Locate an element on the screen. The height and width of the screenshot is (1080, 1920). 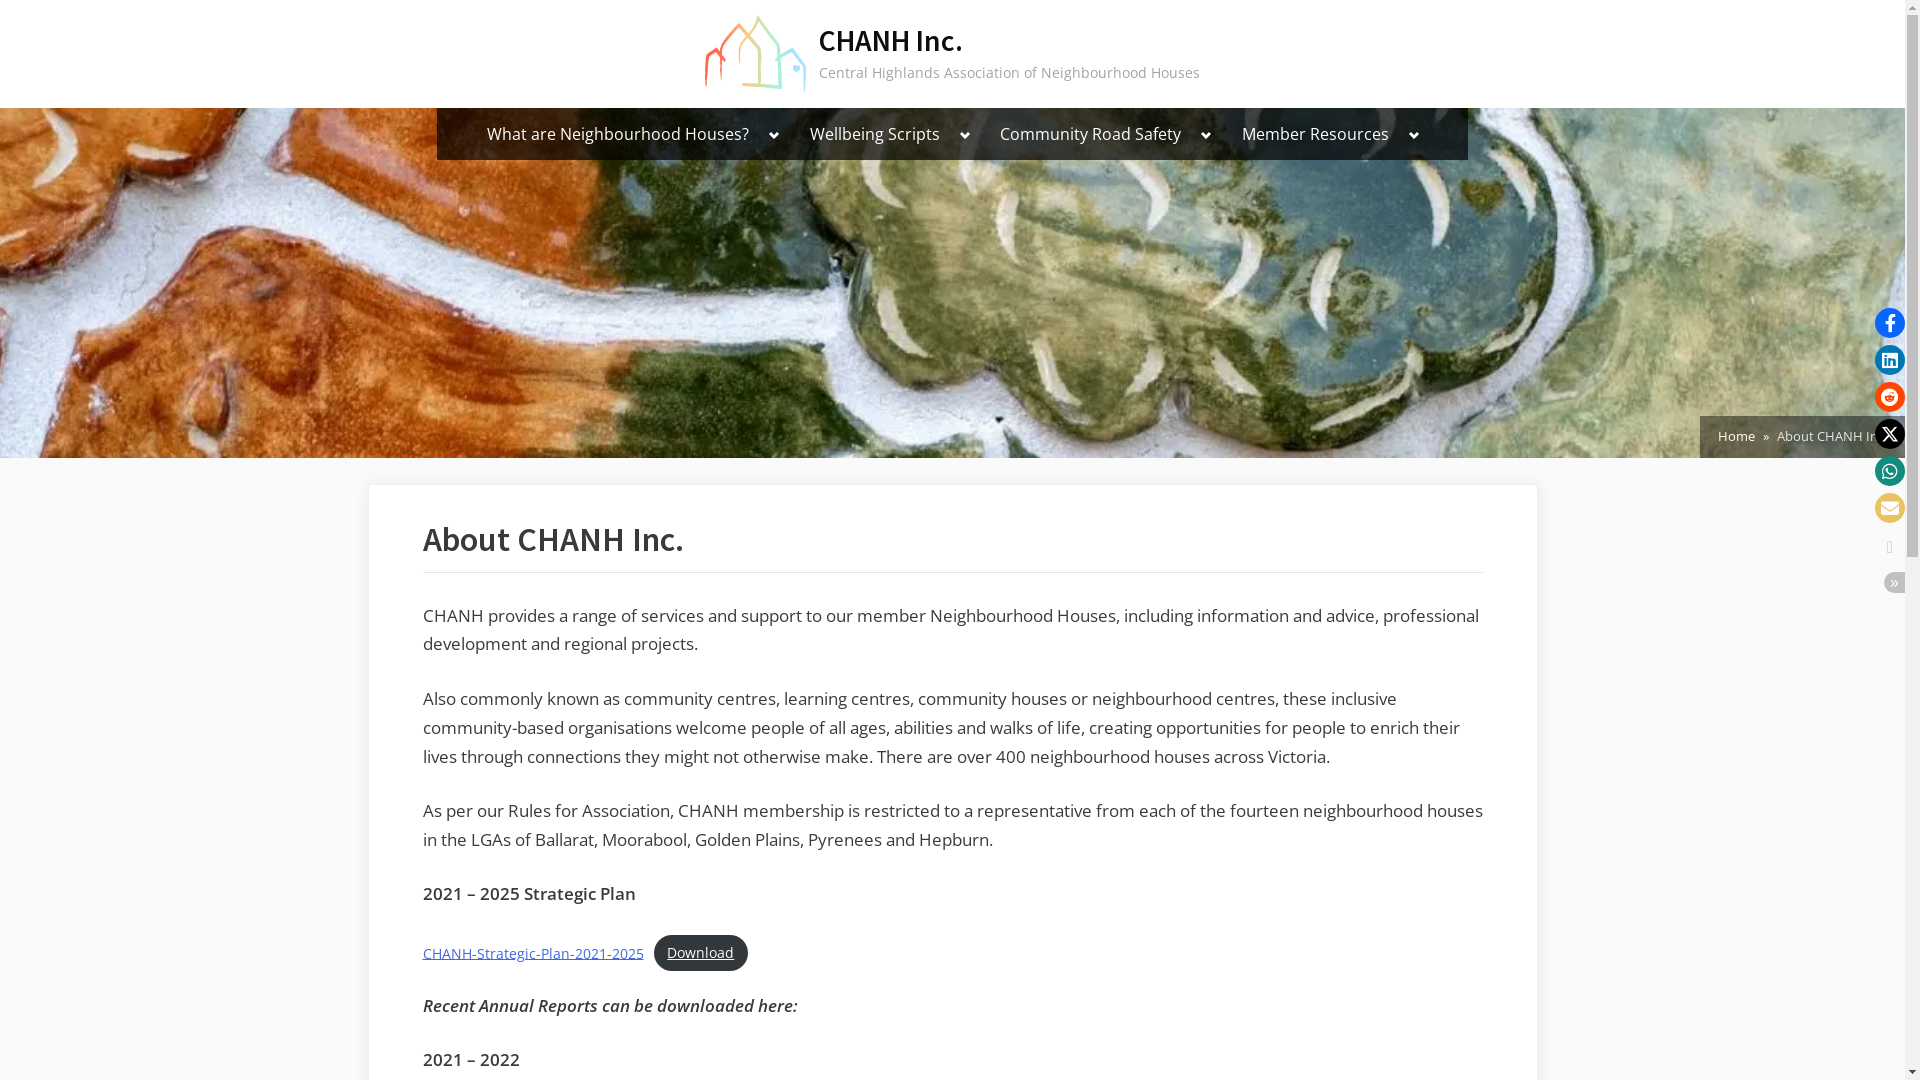
'Toggle sub-menu' is located at coordinates (773, 135).